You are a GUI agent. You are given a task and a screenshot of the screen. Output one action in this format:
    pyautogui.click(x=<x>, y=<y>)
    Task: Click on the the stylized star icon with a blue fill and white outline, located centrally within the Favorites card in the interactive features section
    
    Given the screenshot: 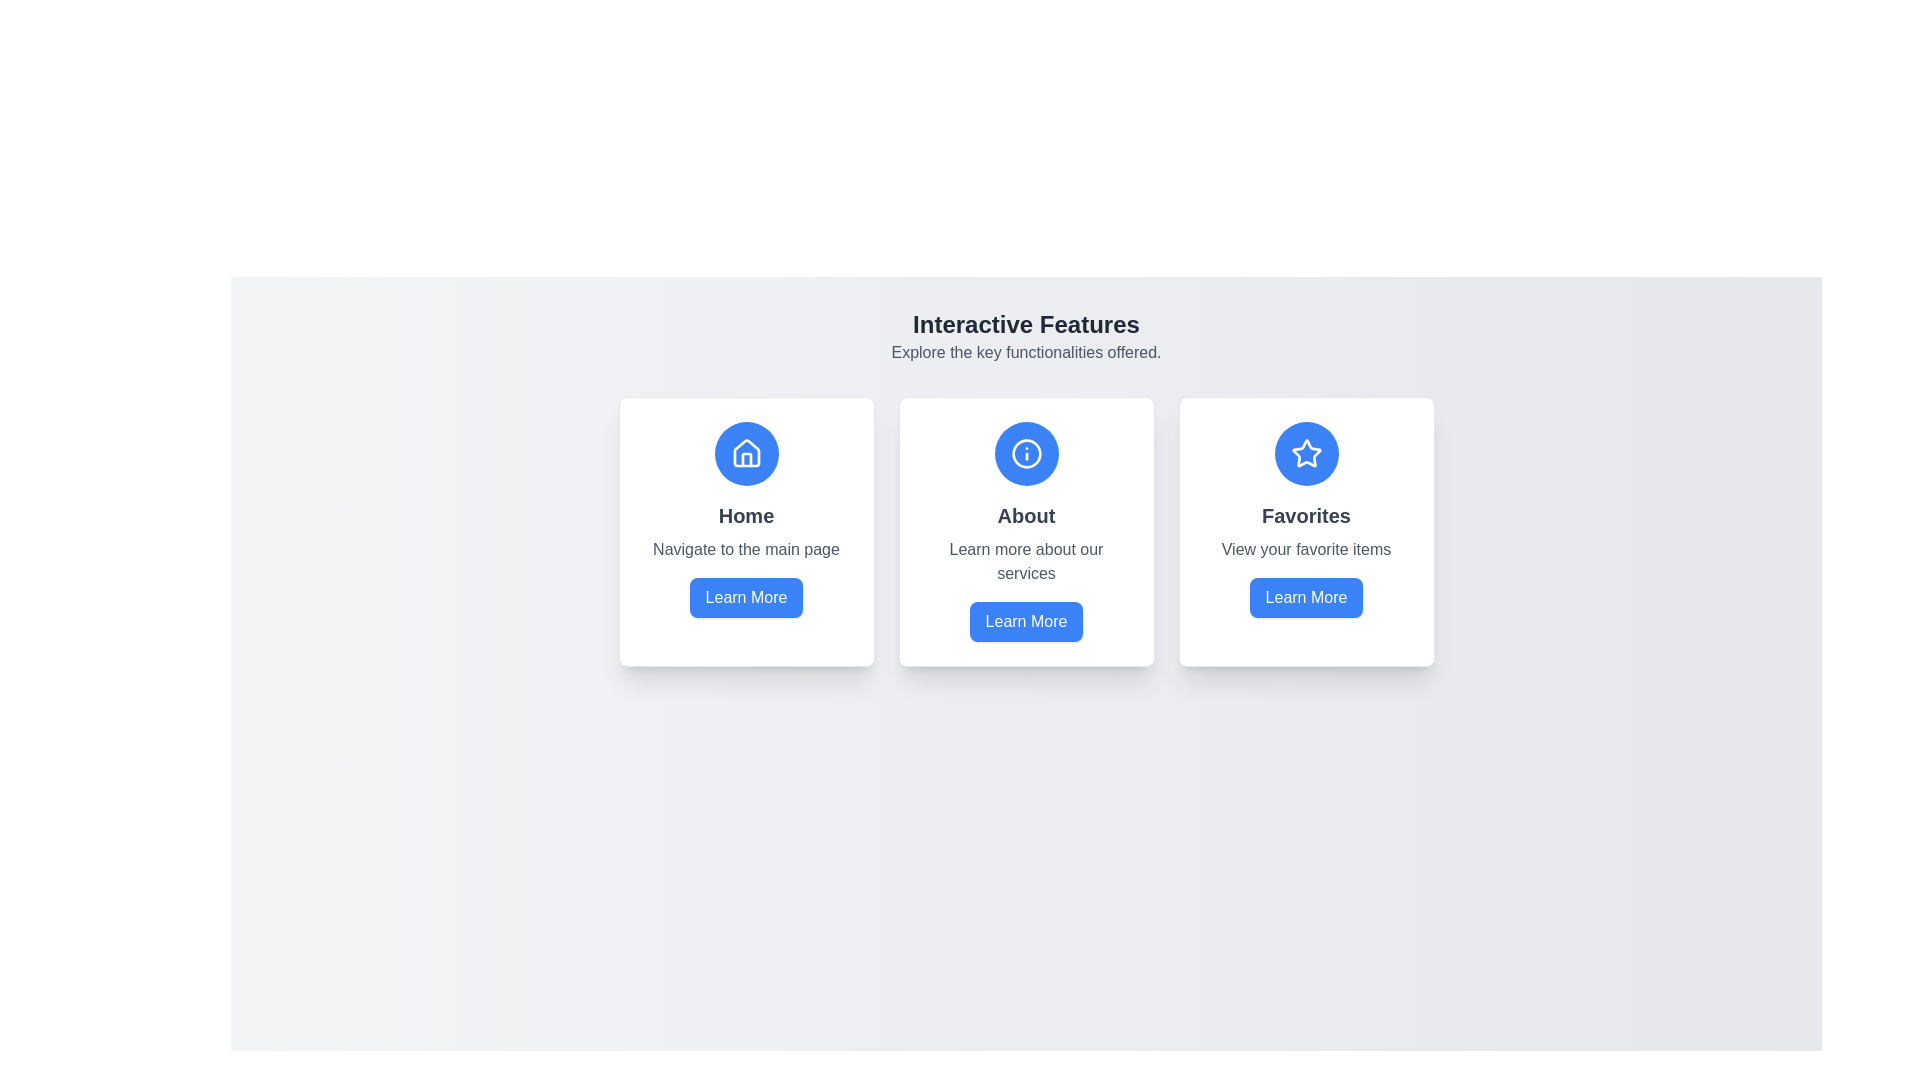 What is the action you would take?
    pyautogui.click(x=1306, y=453)
    